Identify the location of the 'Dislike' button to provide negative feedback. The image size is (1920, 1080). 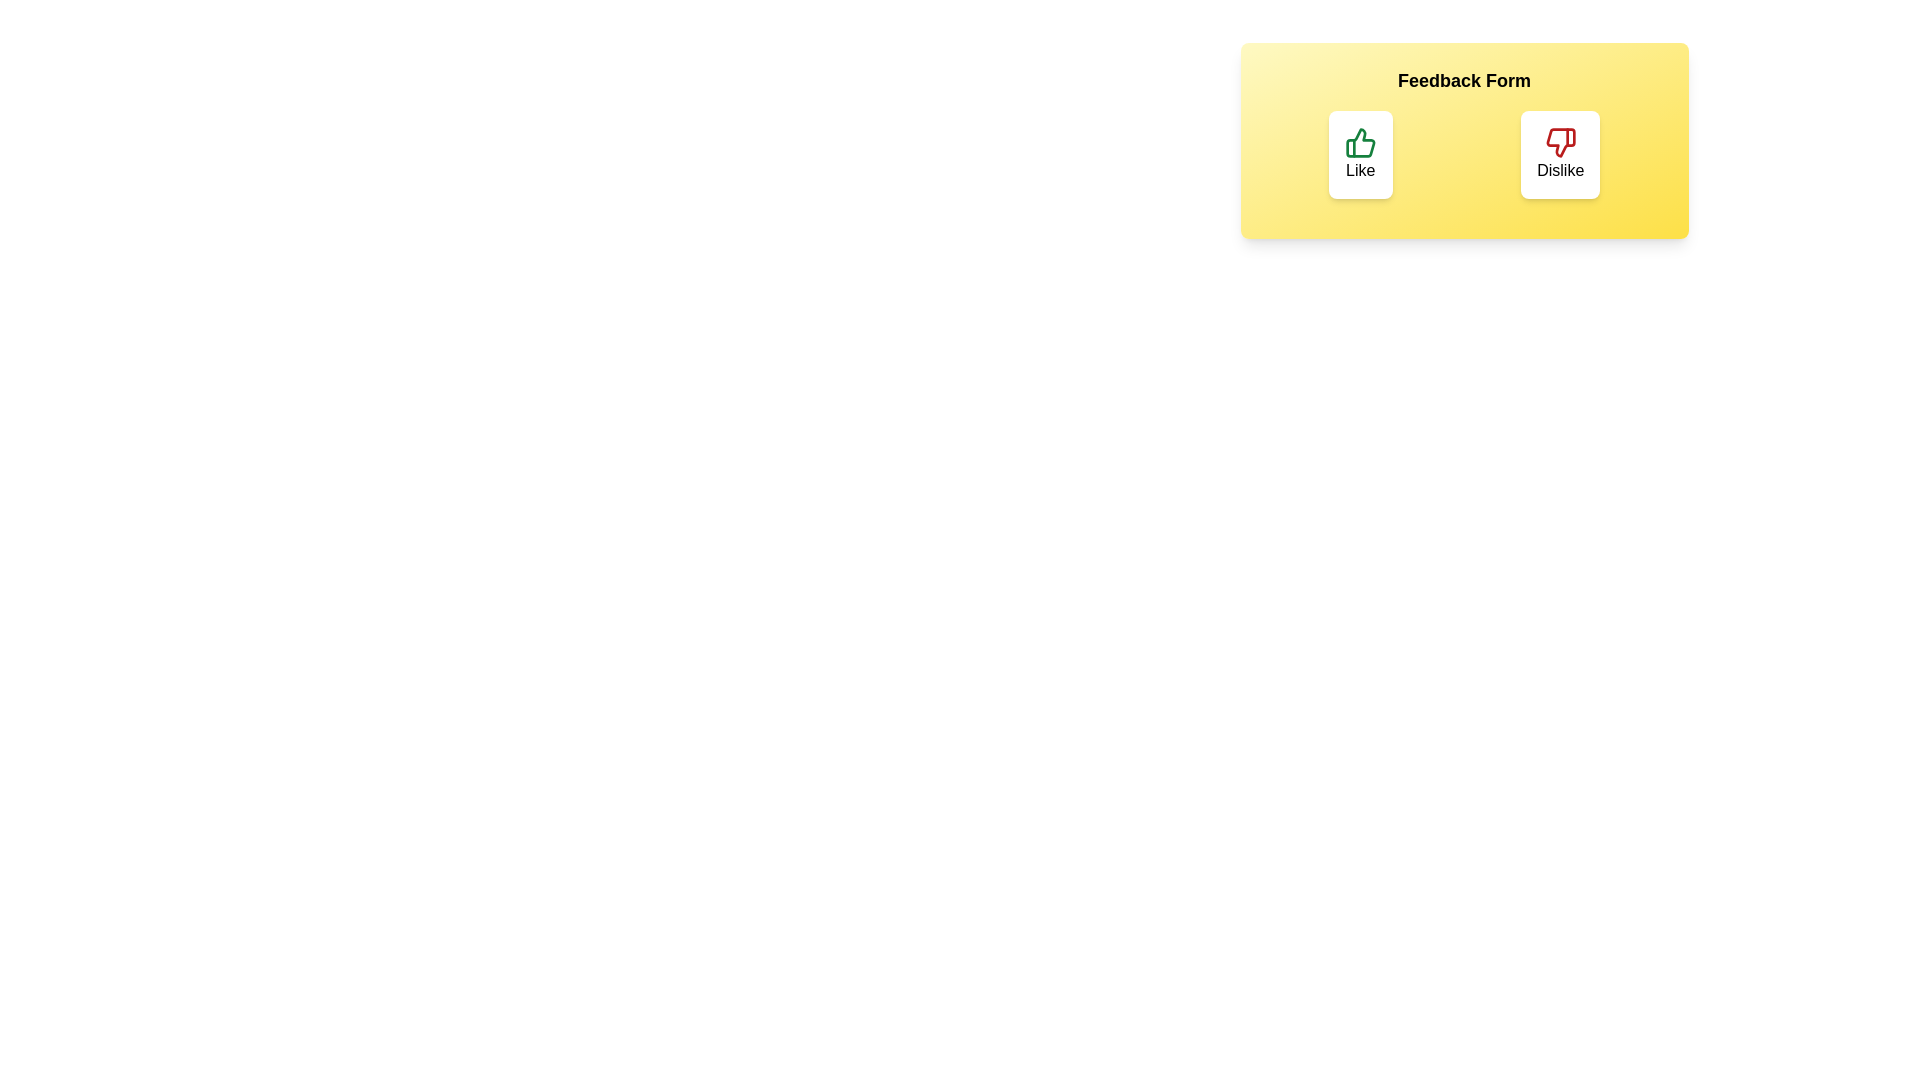
(1559, 153).